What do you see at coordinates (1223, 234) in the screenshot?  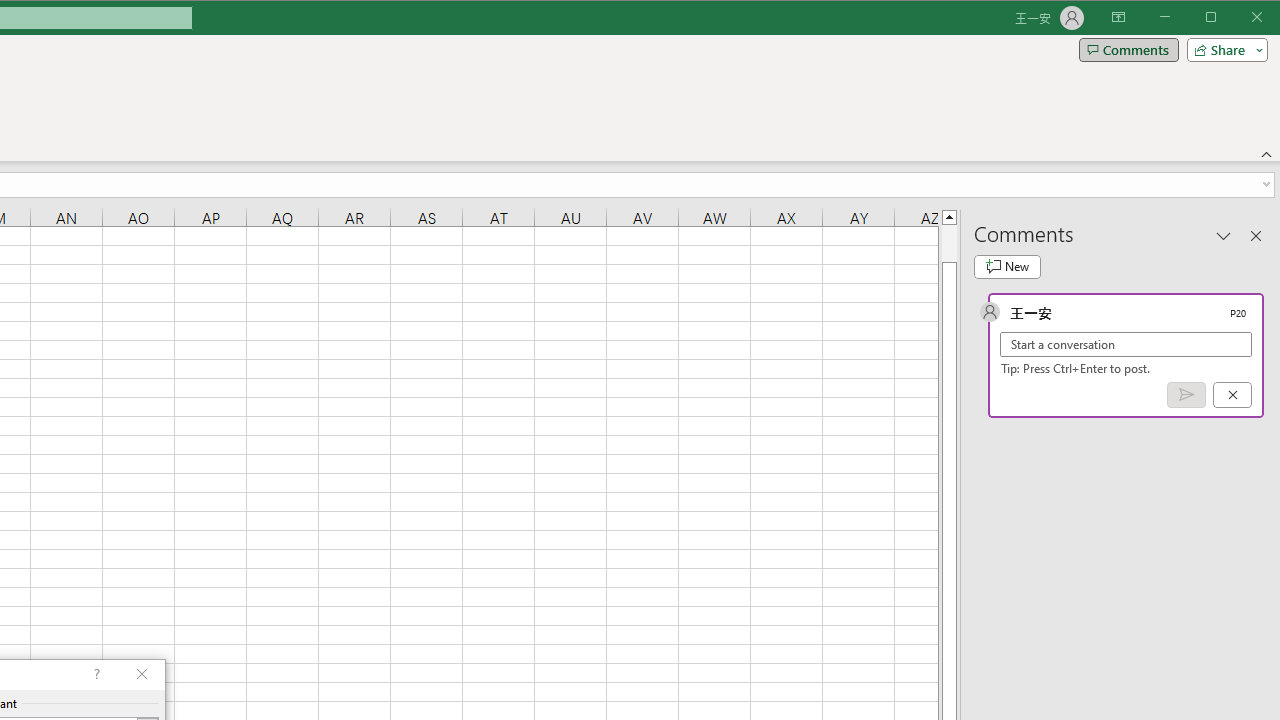 I see `'Task Pane Options'` at bounding box center [1223, 234].